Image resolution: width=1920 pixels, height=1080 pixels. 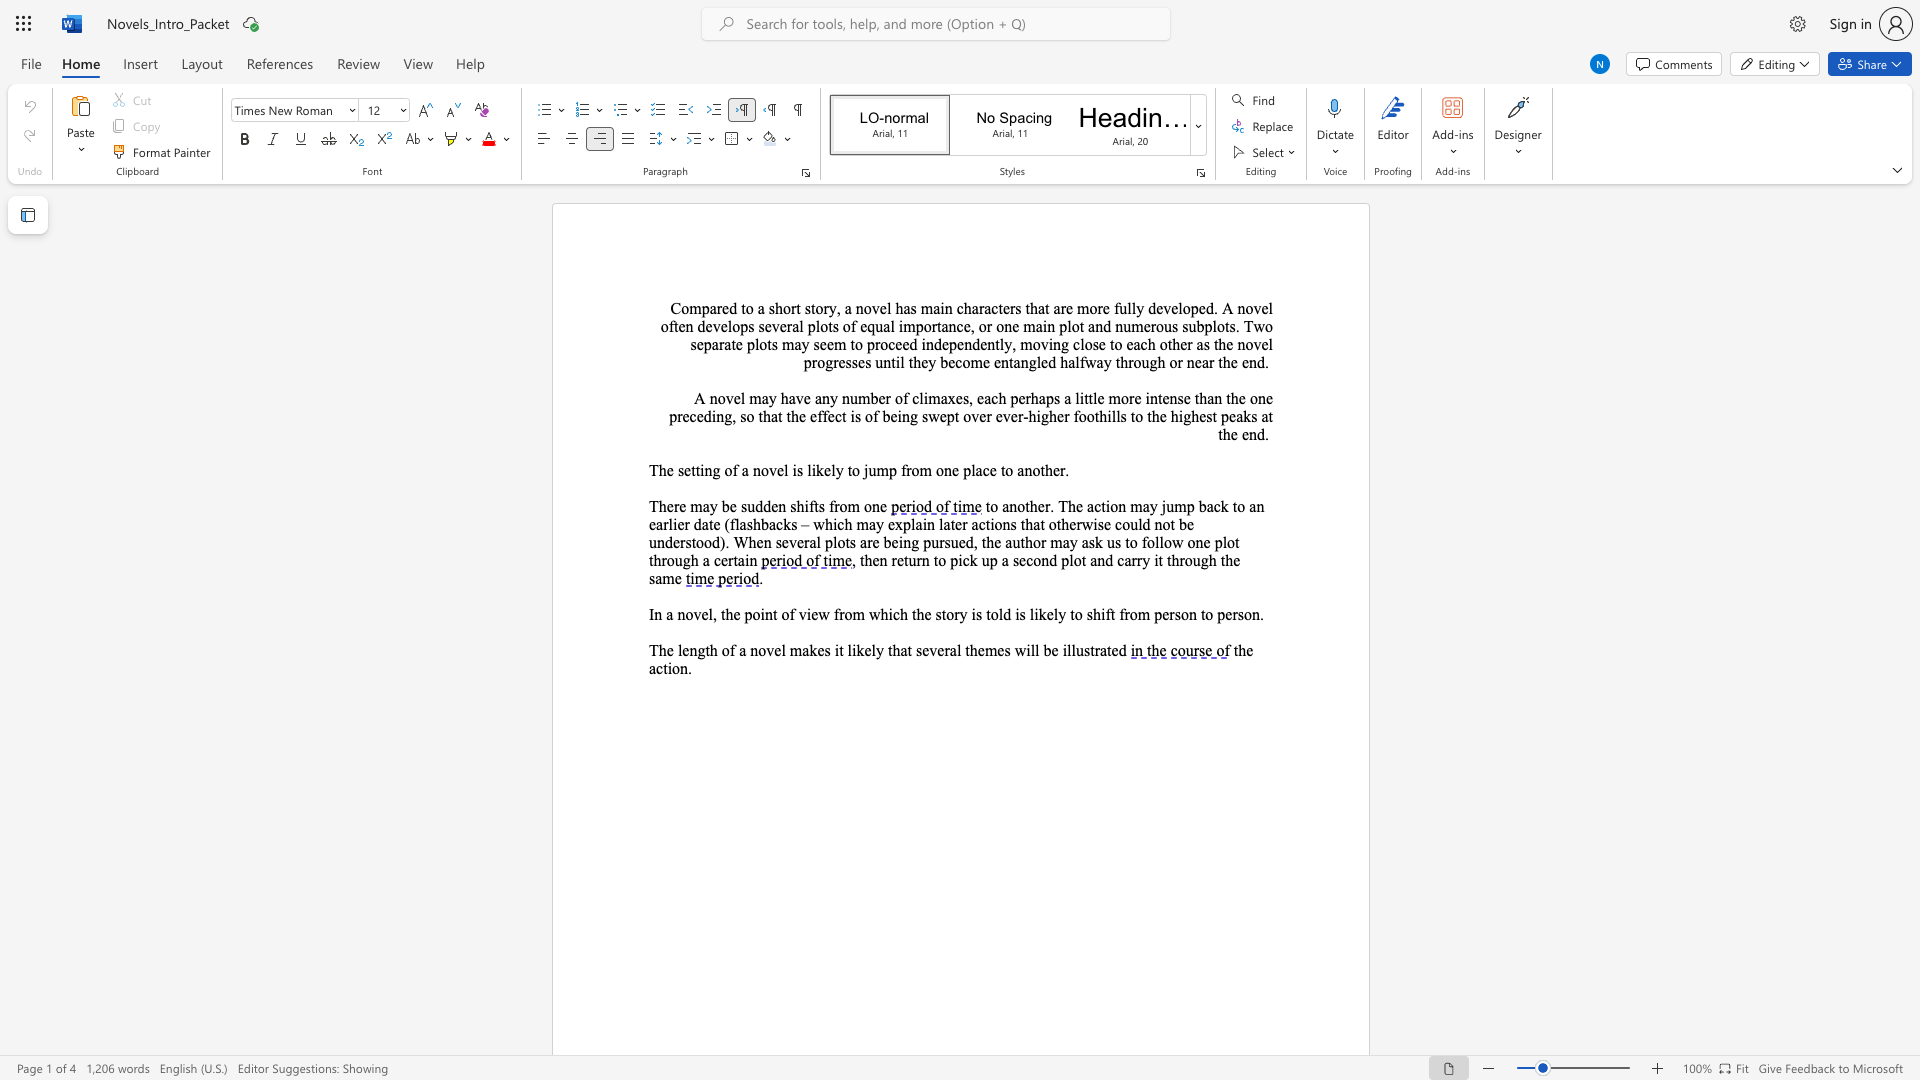 What do you see at coordinates (739, 505) in the screenshot?
I see `the subset text "sudd" within the text "There may be sudden shifts from one"` at bounding box center [739, 505].